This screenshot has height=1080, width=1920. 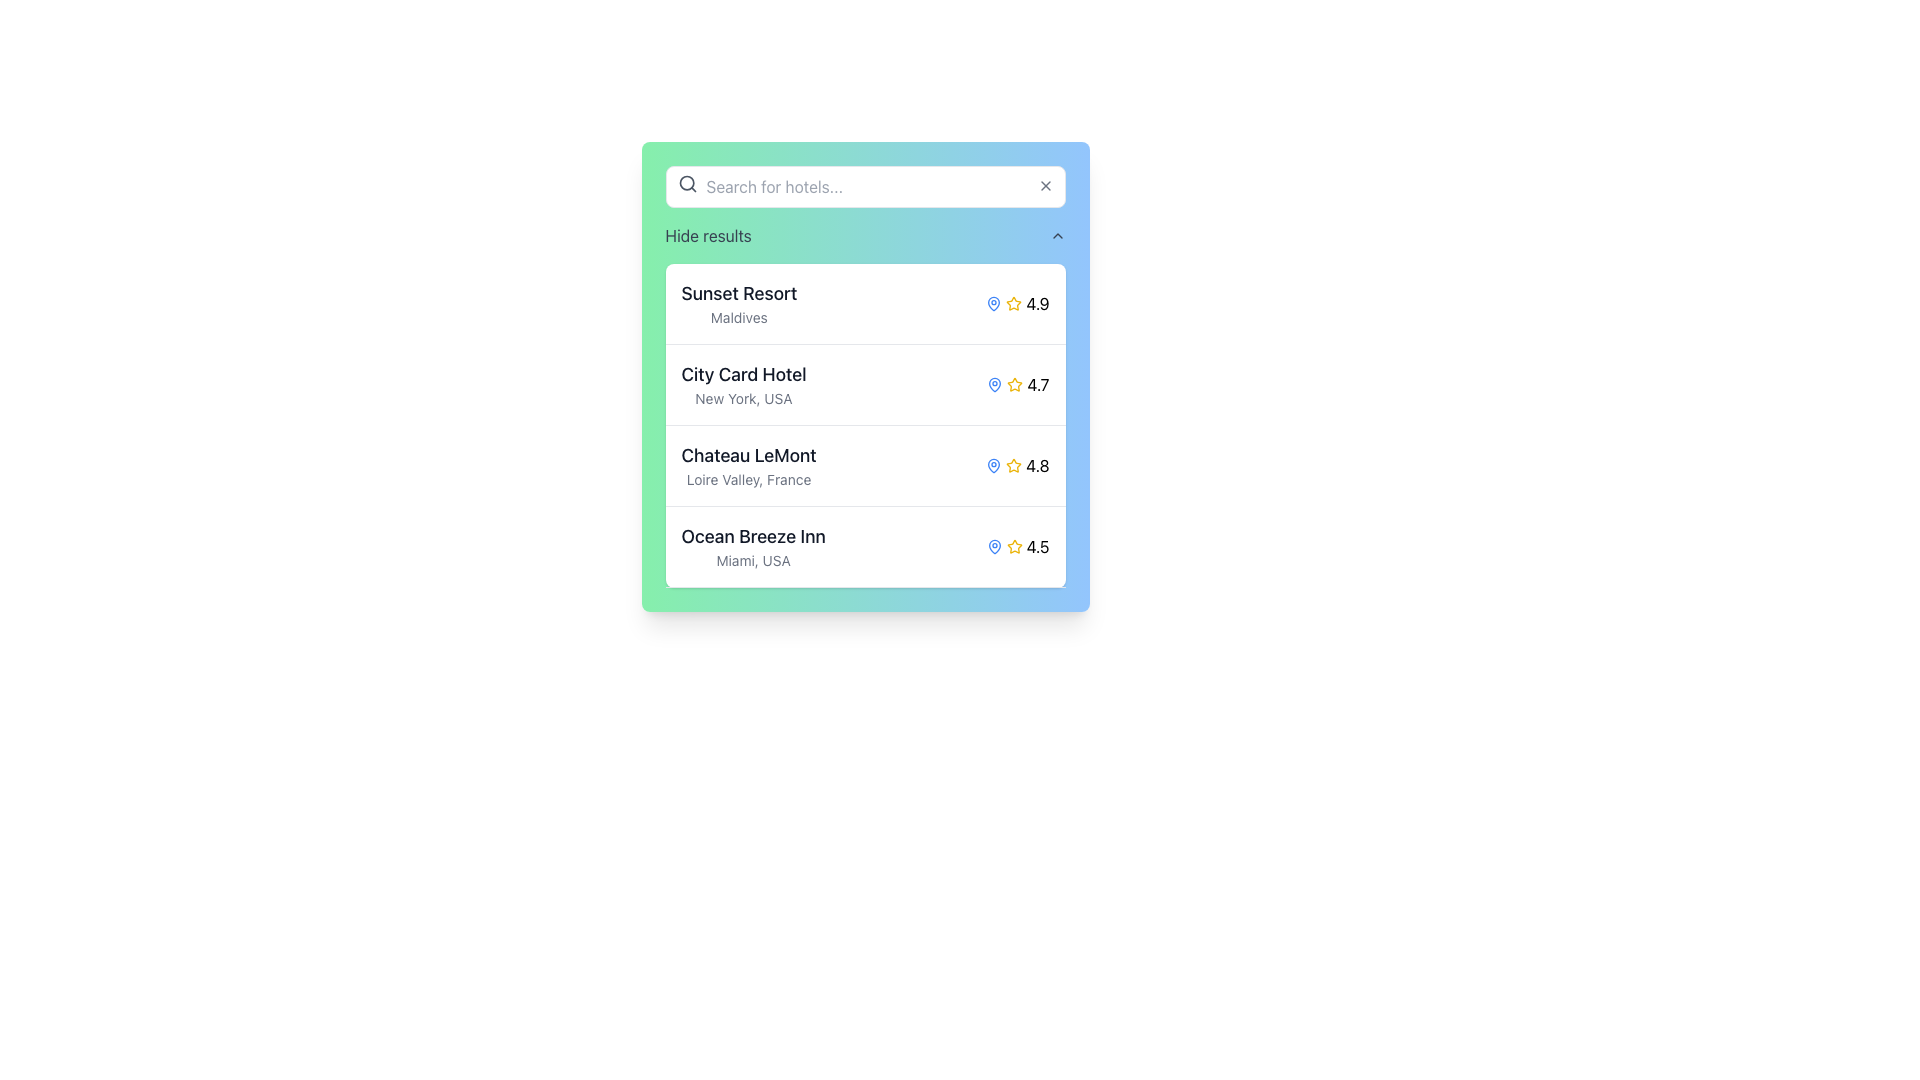 What do you see at coordinates (747, 466) in the screenshot?
I see `the text block displaying 'Chateau LeMont' which is the third item in a vertical list of hotel descriptions` at bounding box center [747, 466].